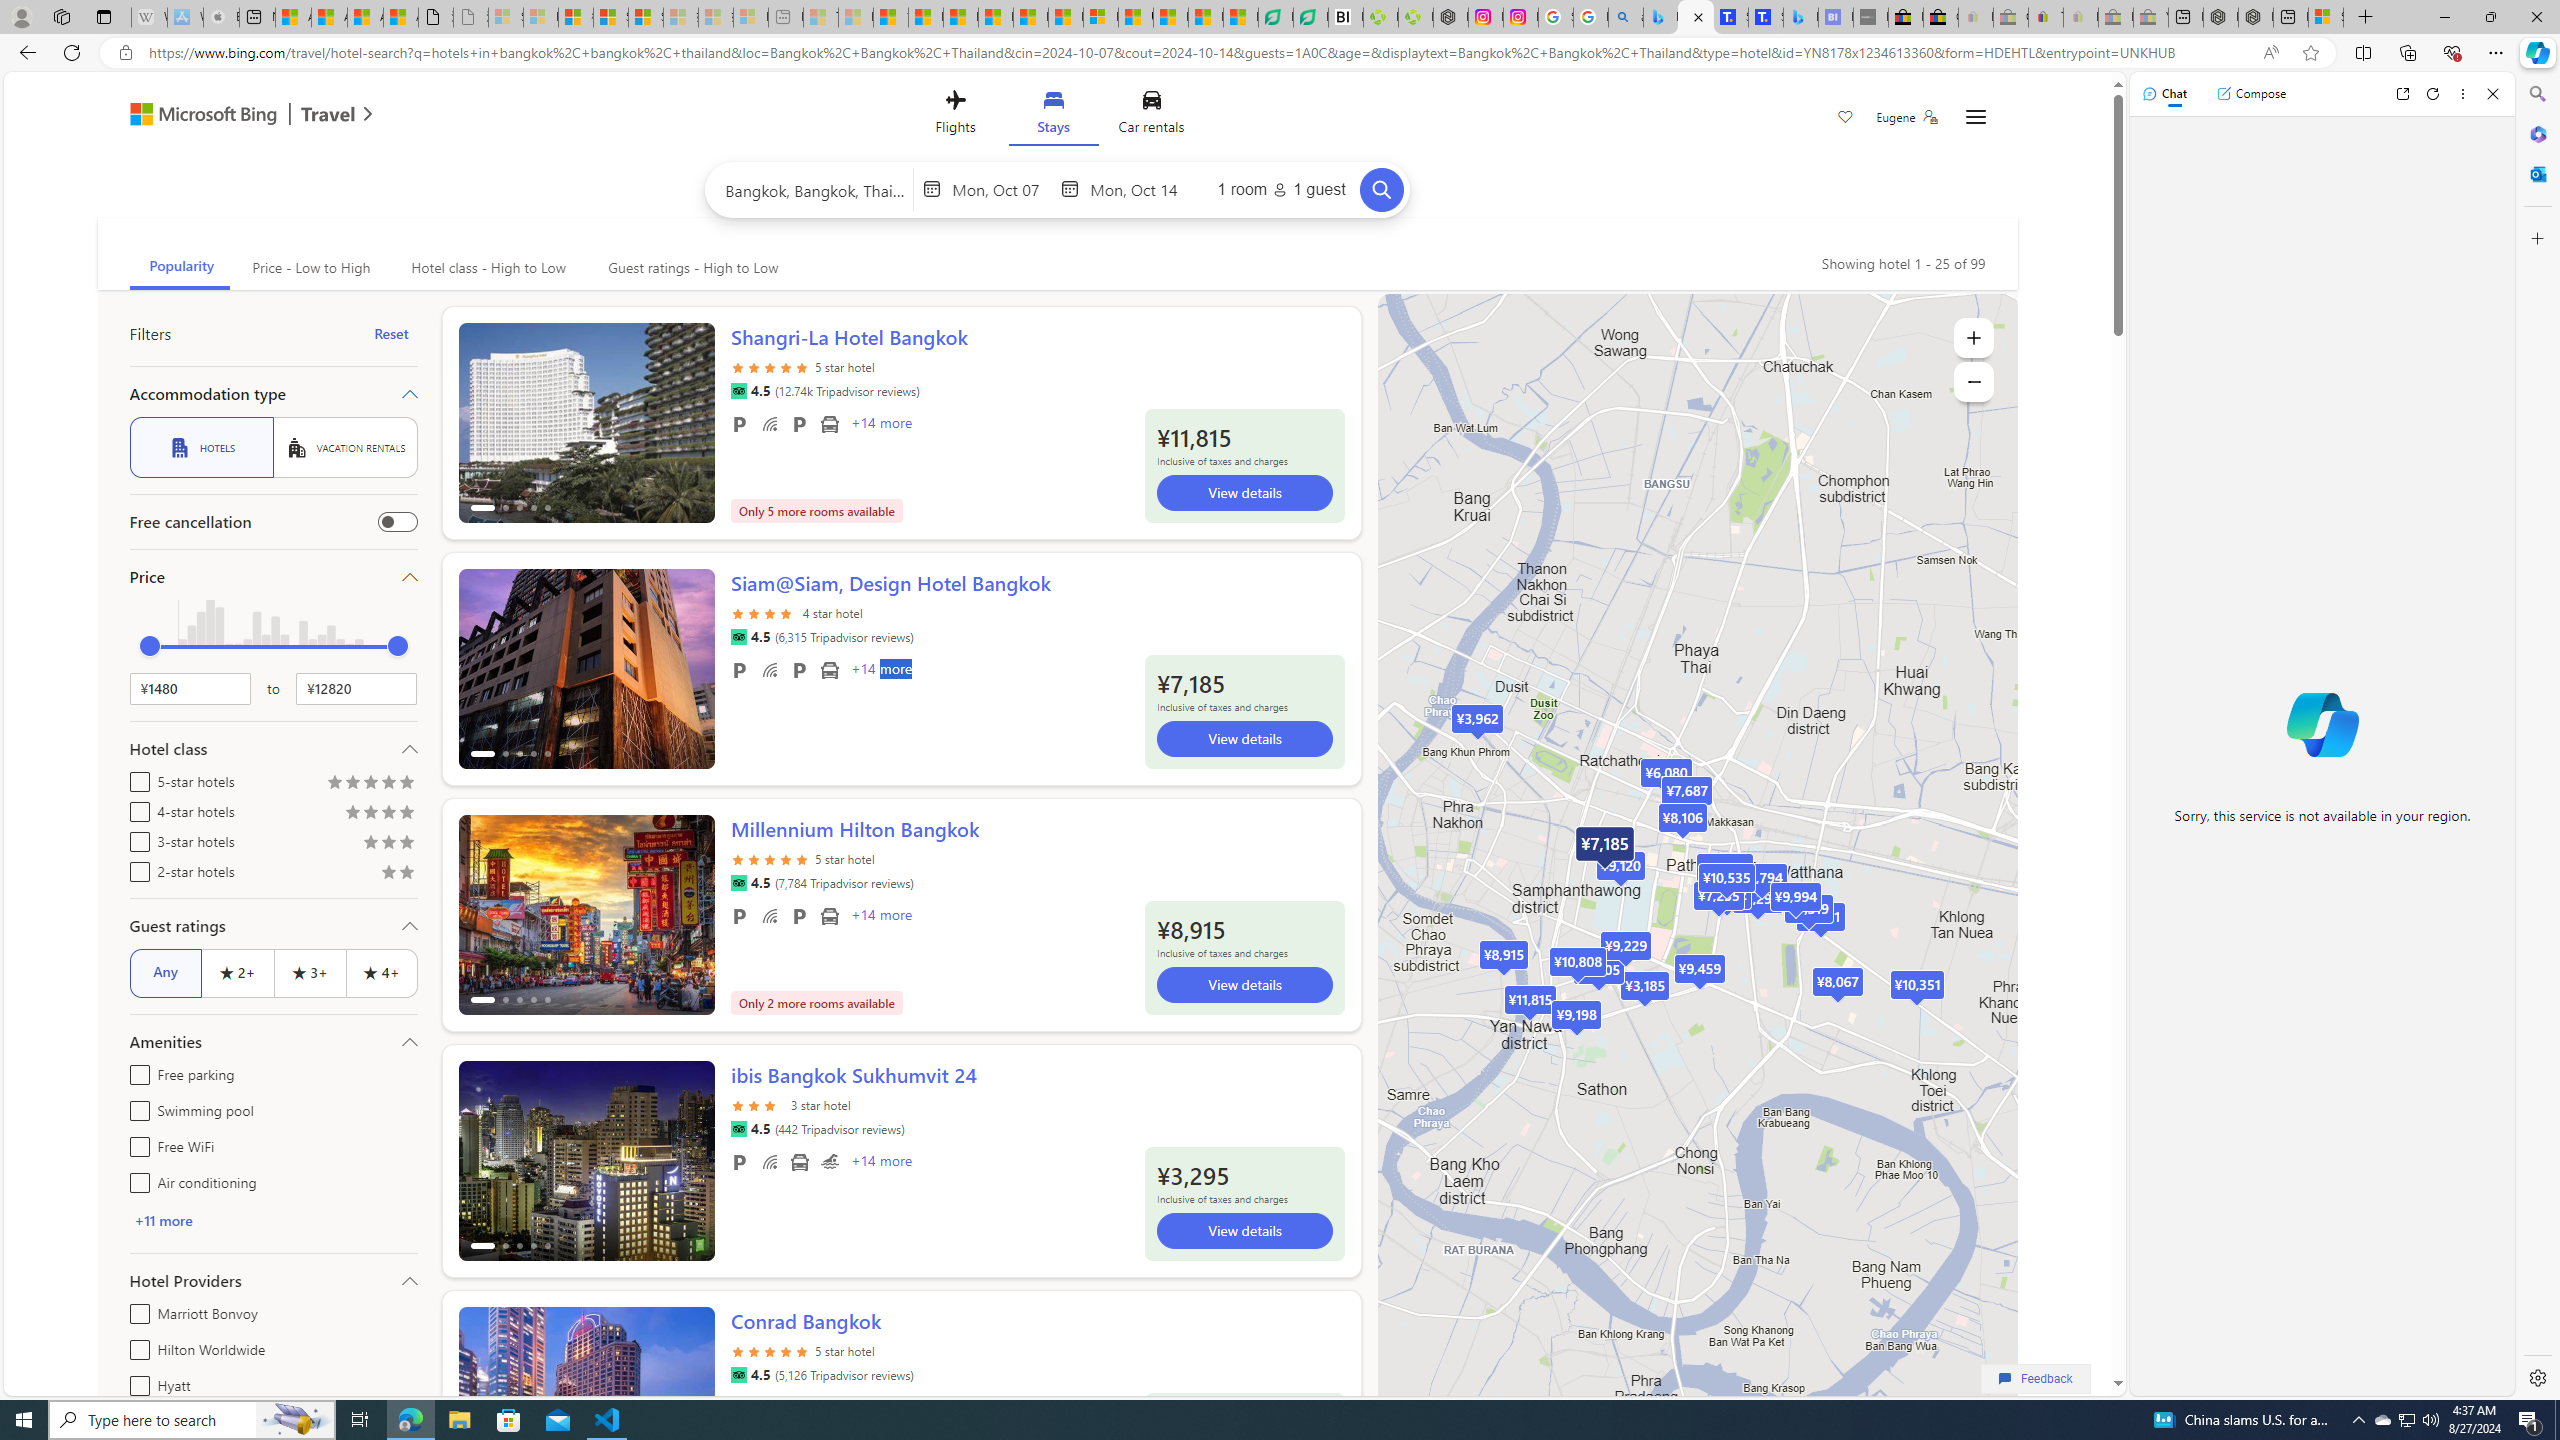 The height and width of the screenshot is (1440, 2560). Describe the element at coordinates (193, 115) in the screenshot. I see `'Microsoft Bing'` at that location.